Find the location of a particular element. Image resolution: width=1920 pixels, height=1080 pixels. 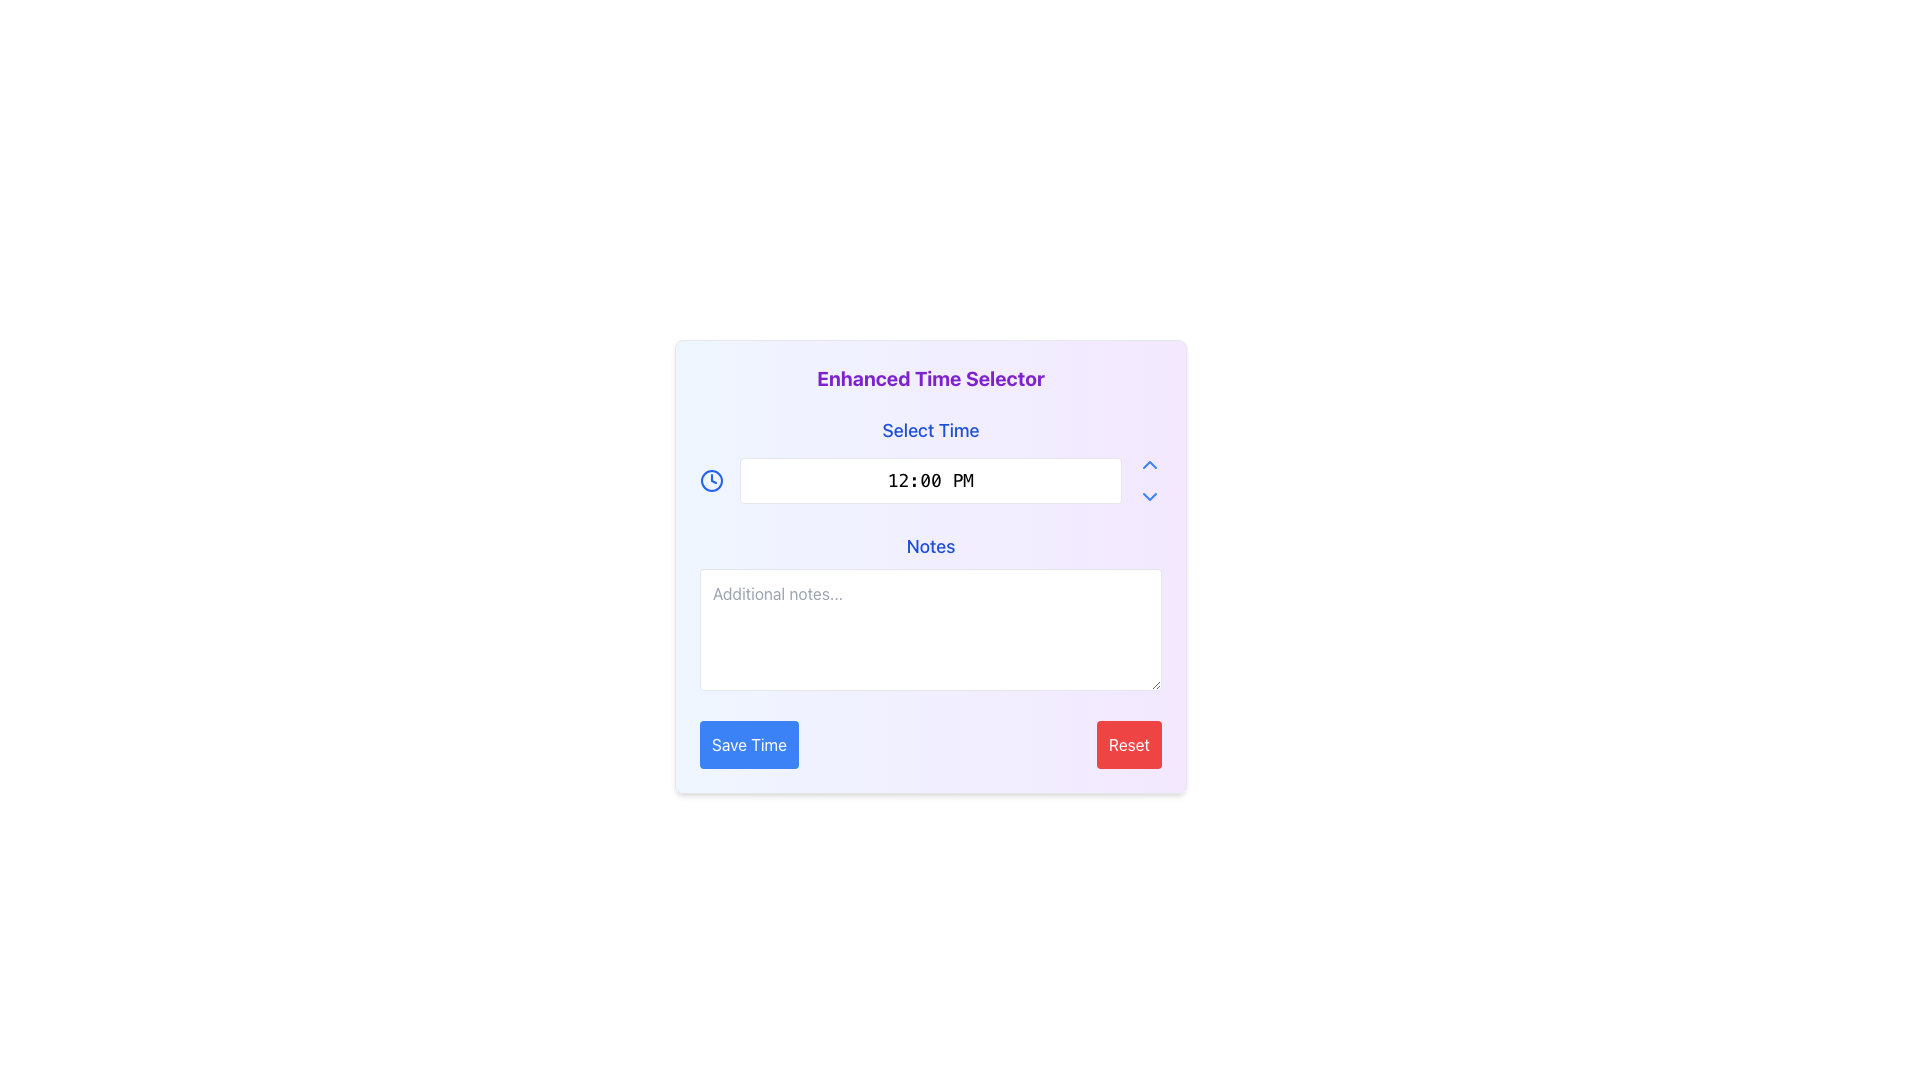

the 'Save' button located in the bottom-left corner of the form panel is located at coordinates (748, 744).